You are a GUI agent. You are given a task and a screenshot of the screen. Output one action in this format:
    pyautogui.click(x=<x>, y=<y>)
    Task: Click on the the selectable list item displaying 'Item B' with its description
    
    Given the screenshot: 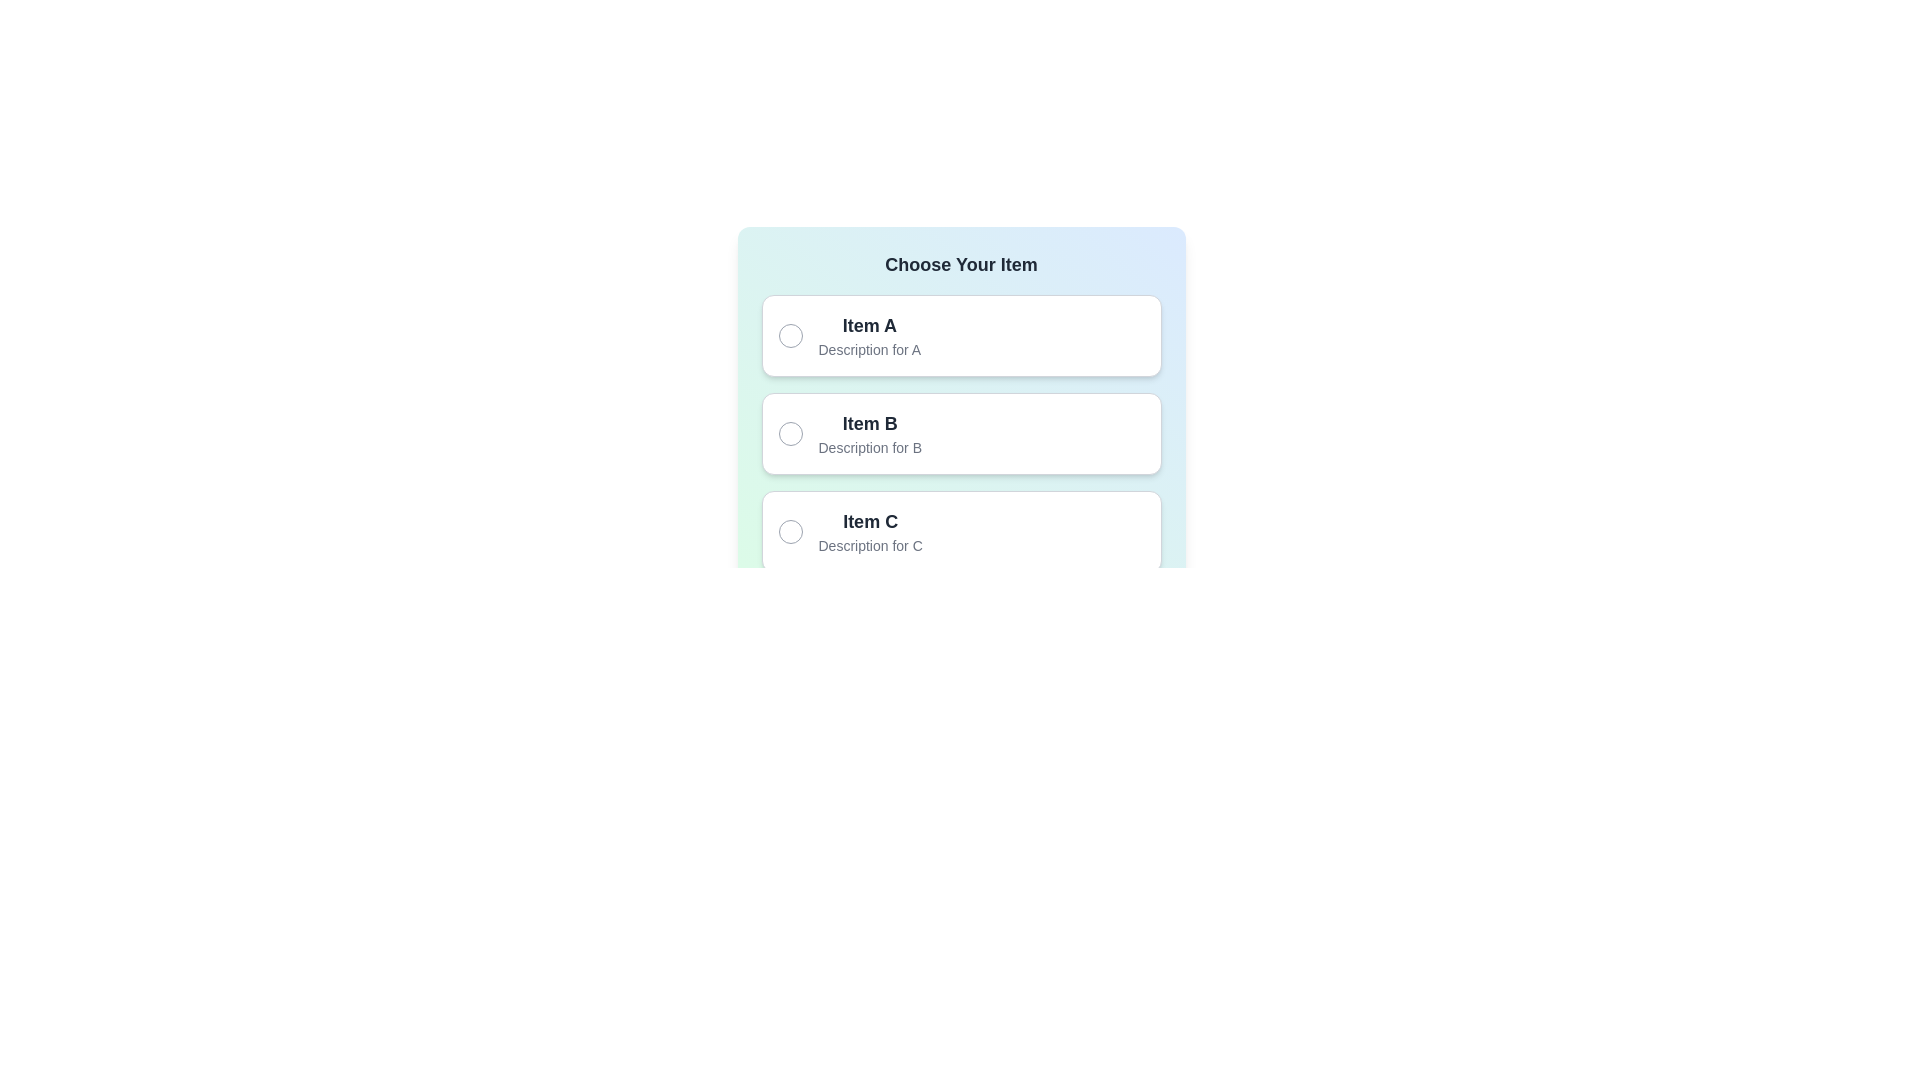 What is the action you would take?
    pyautogui.click(x=961, y=433)
    